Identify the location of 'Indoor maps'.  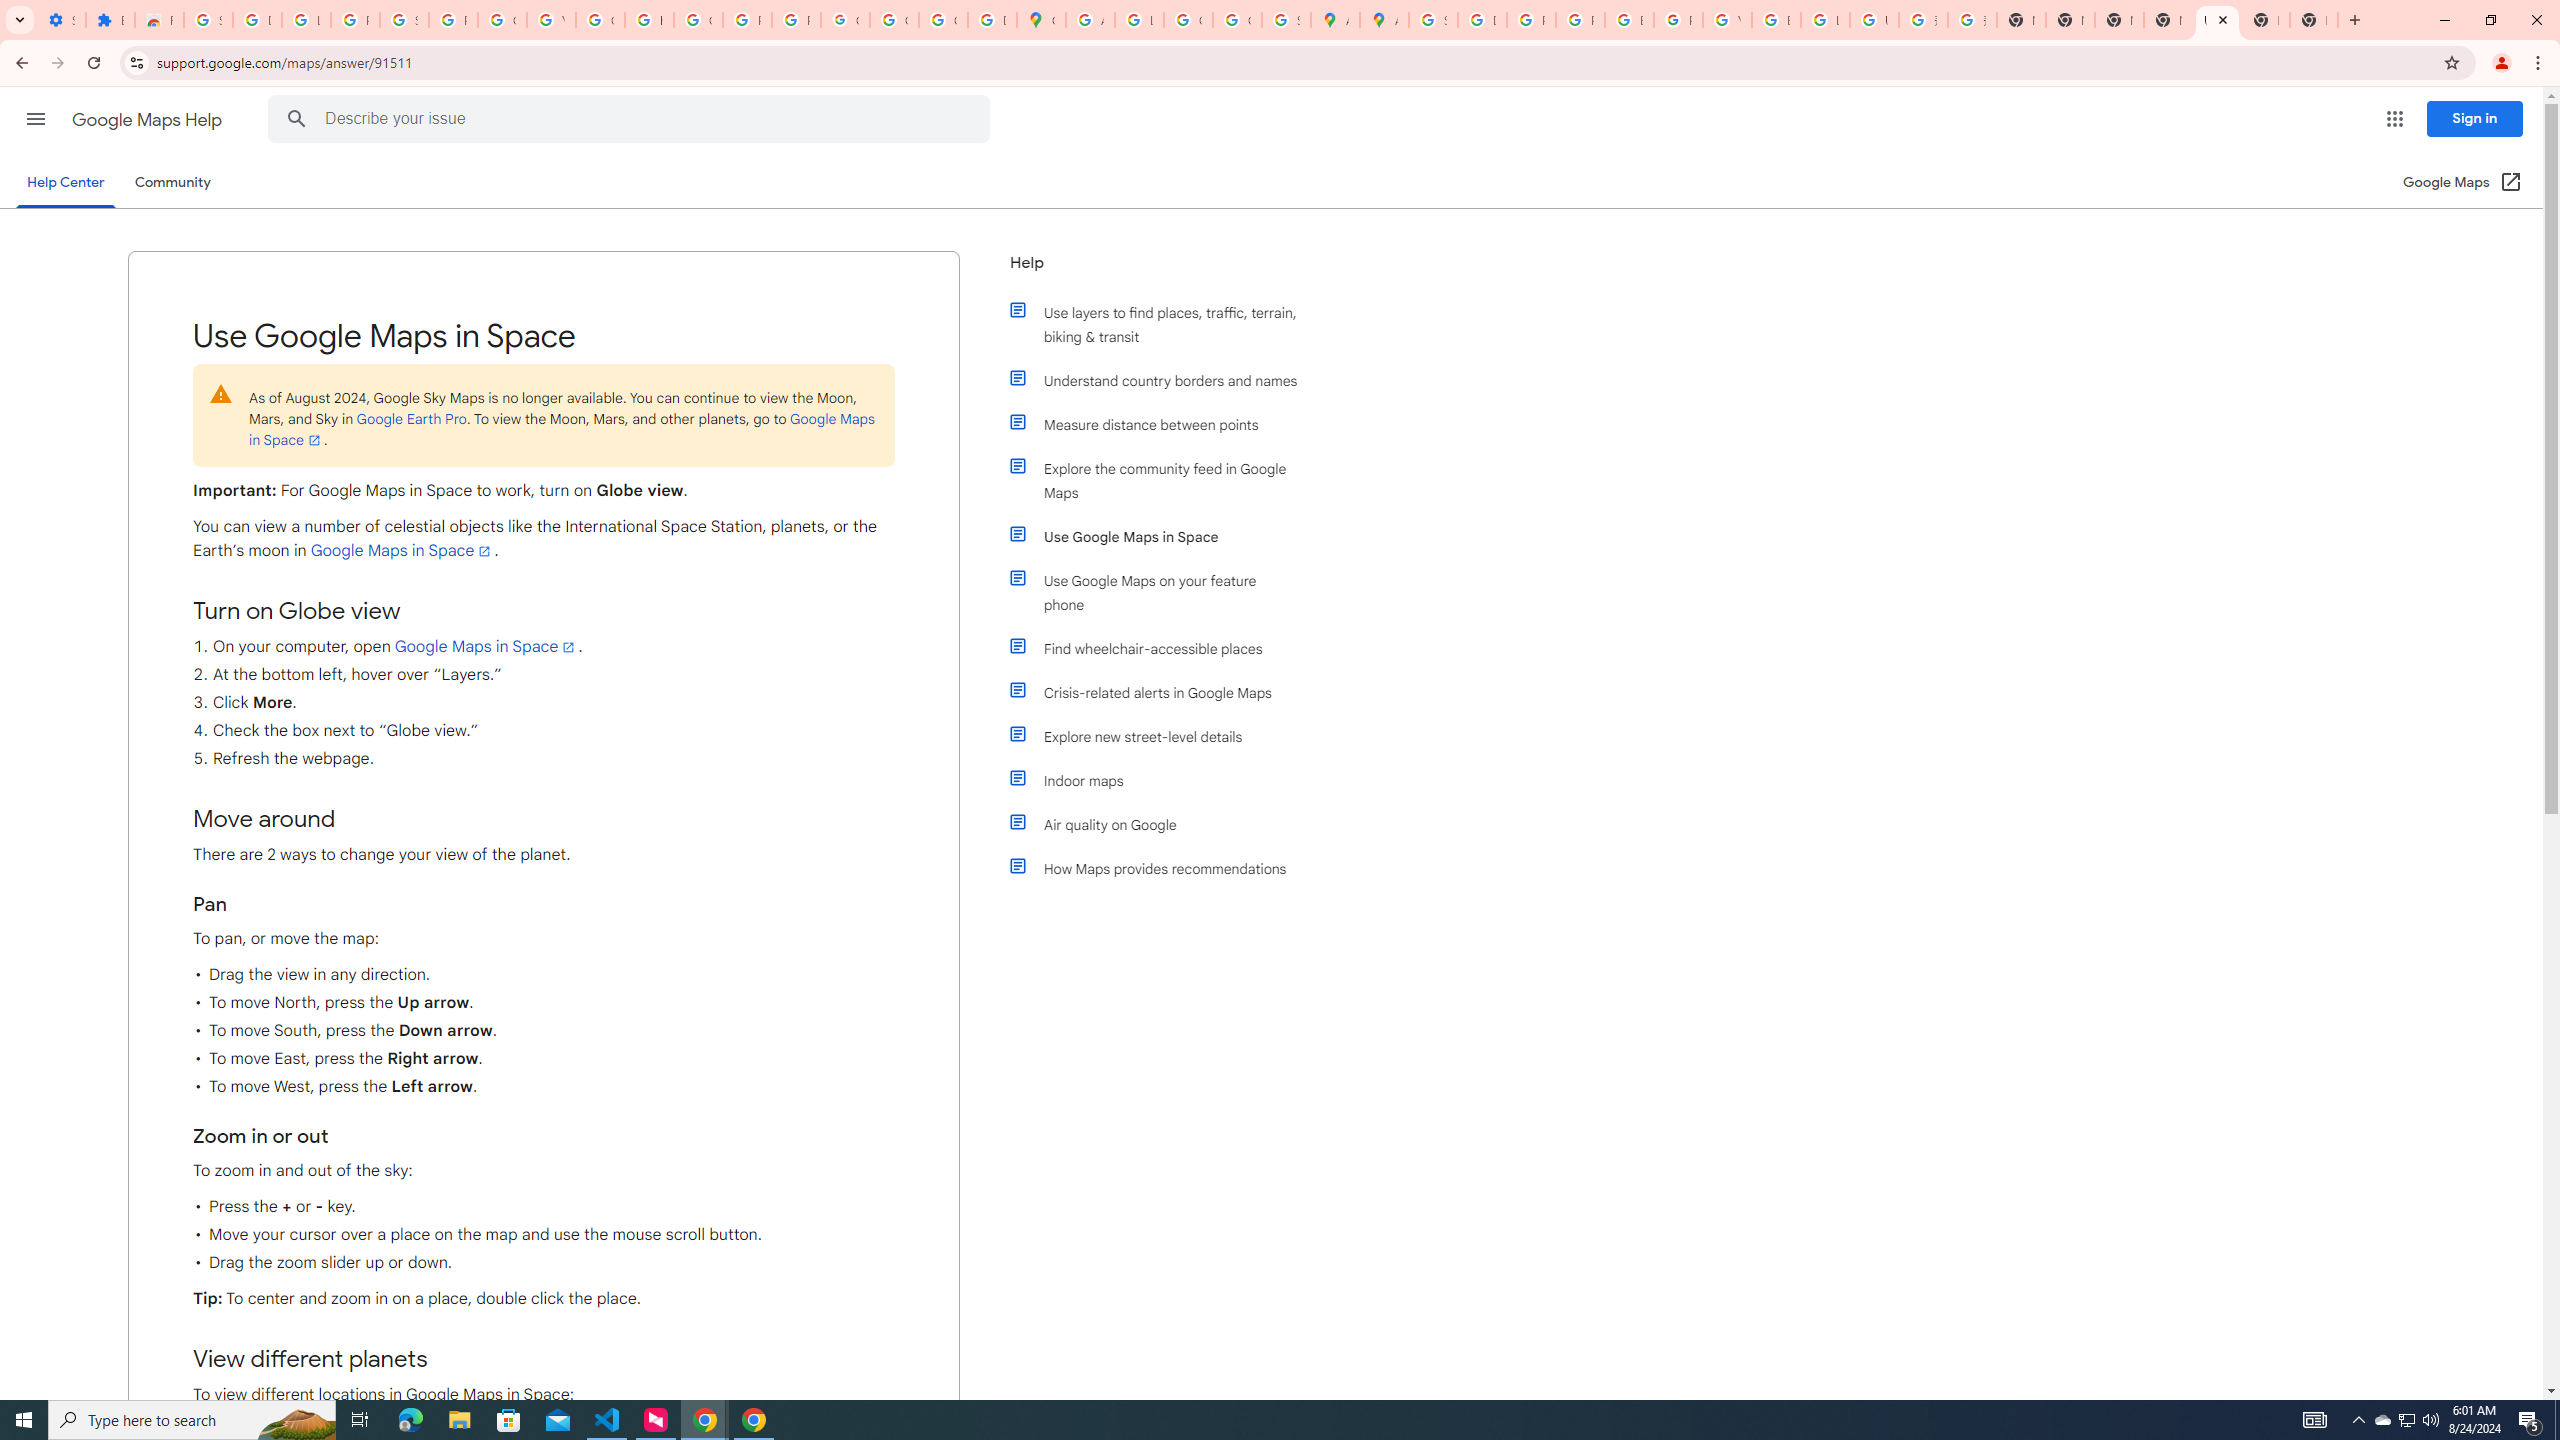
(1162, 781).